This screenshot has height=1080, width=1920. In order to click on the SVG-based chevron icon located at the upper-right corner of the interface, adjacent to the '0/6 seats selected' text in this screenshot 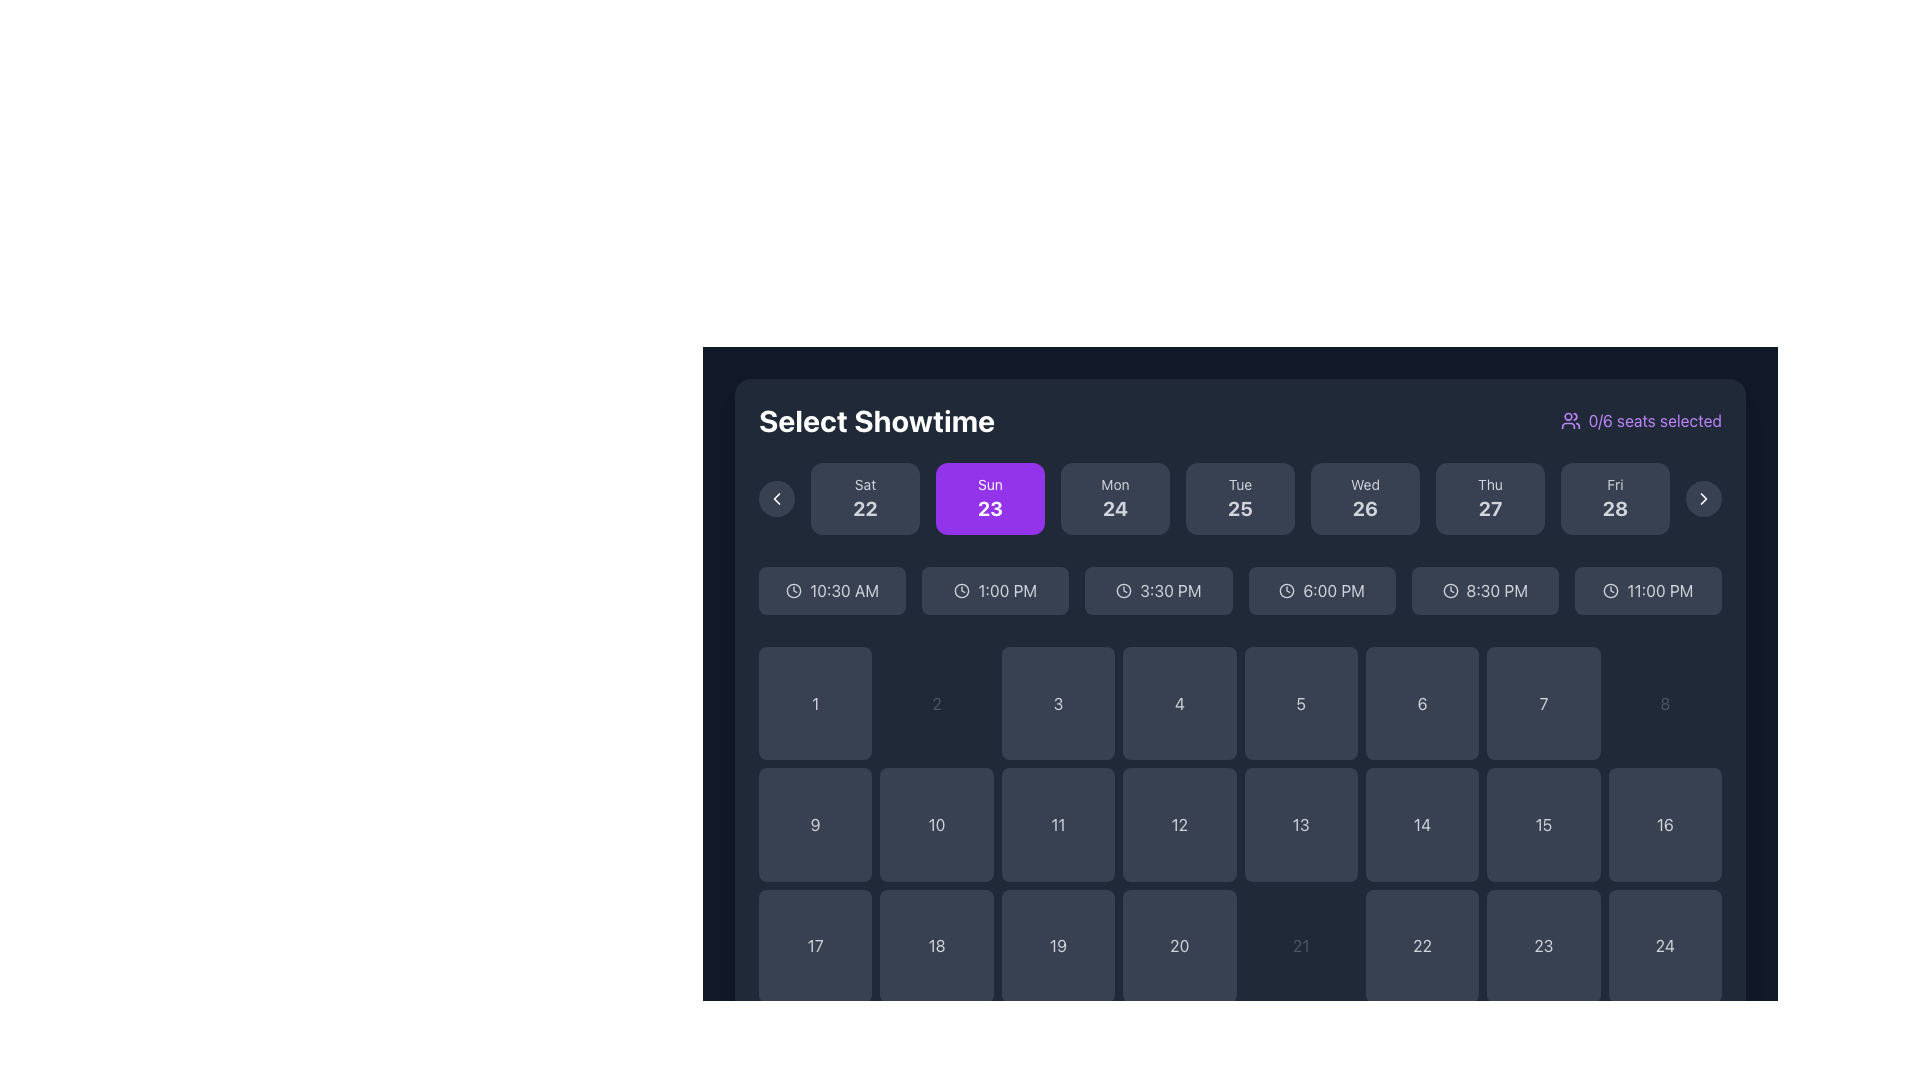, I will do `click(1703, 497)`.